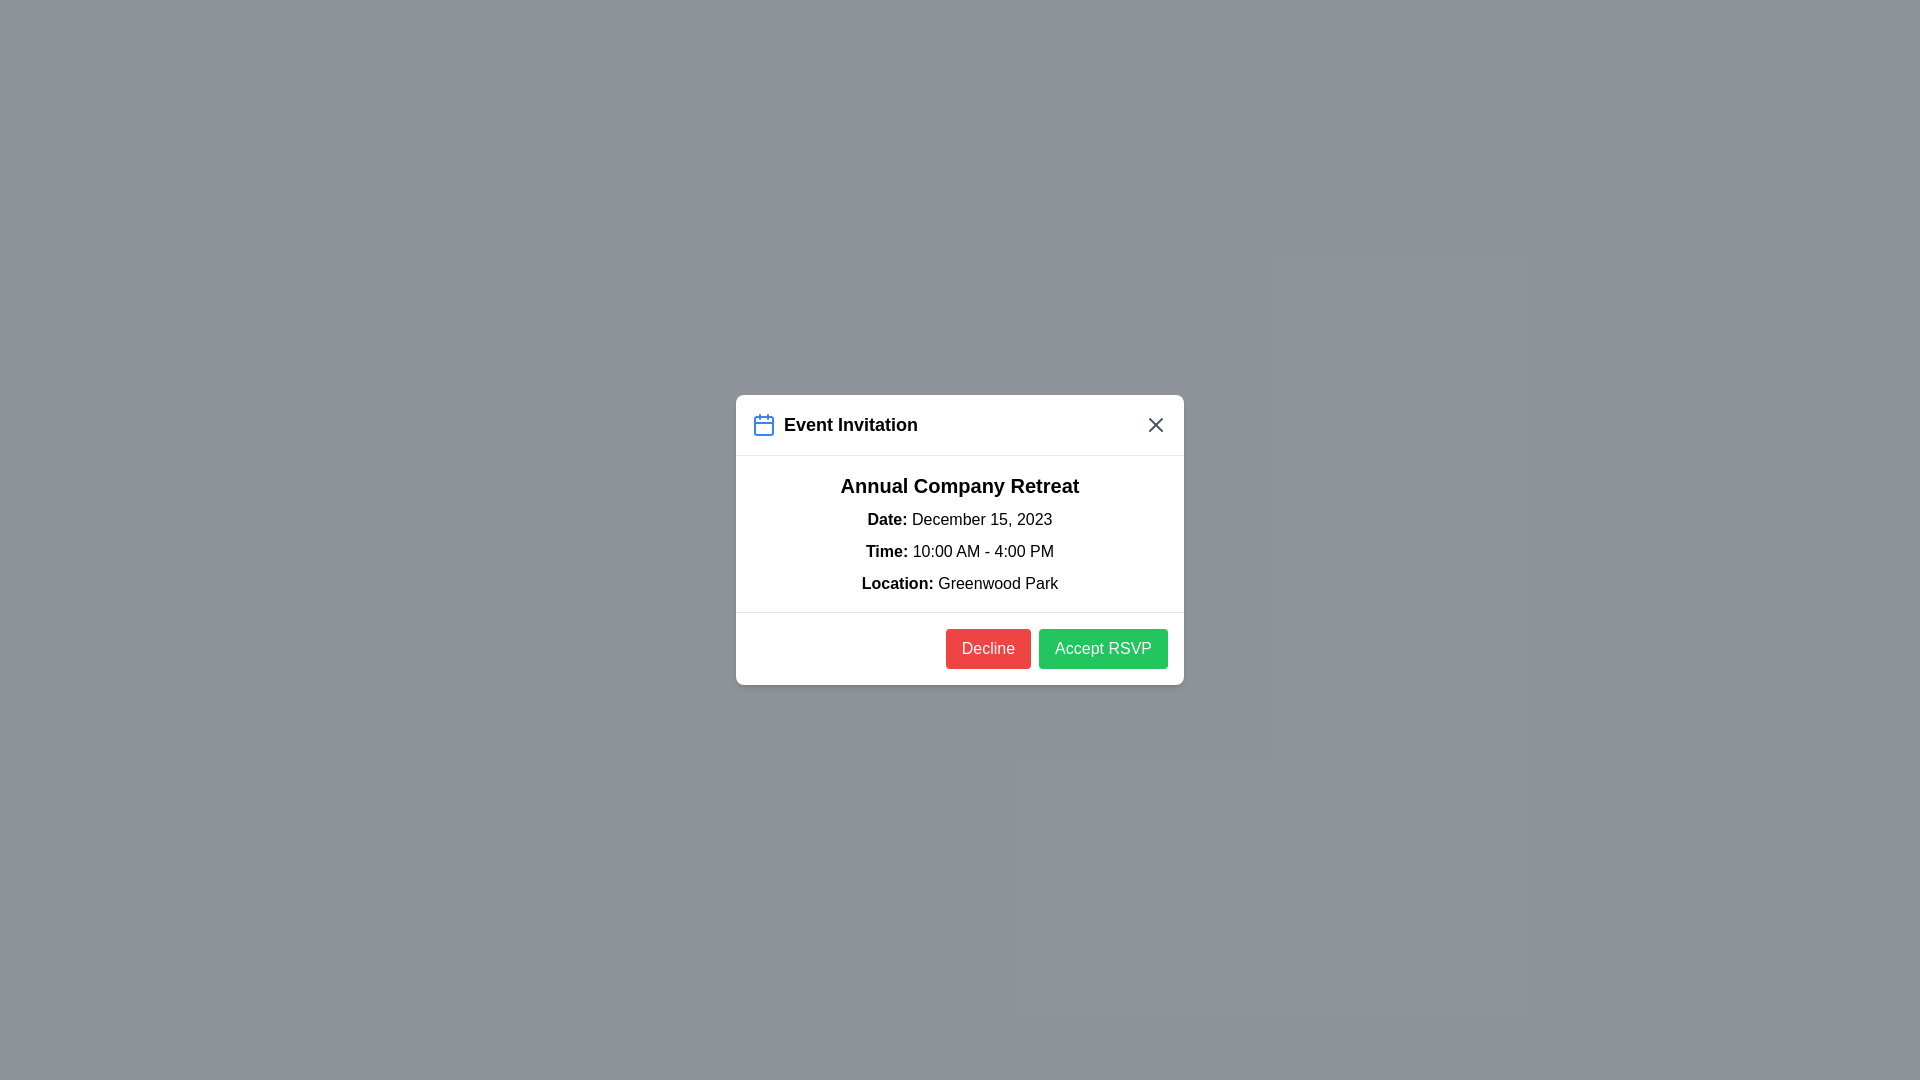  Describe the element at coordinates (960, 551) in the screenshot. I see `text content of the second Text Label that provides the time details of an event, located between the 'Date: December 15, 2023' and 'Location: Greenwood Park' text` at that location.